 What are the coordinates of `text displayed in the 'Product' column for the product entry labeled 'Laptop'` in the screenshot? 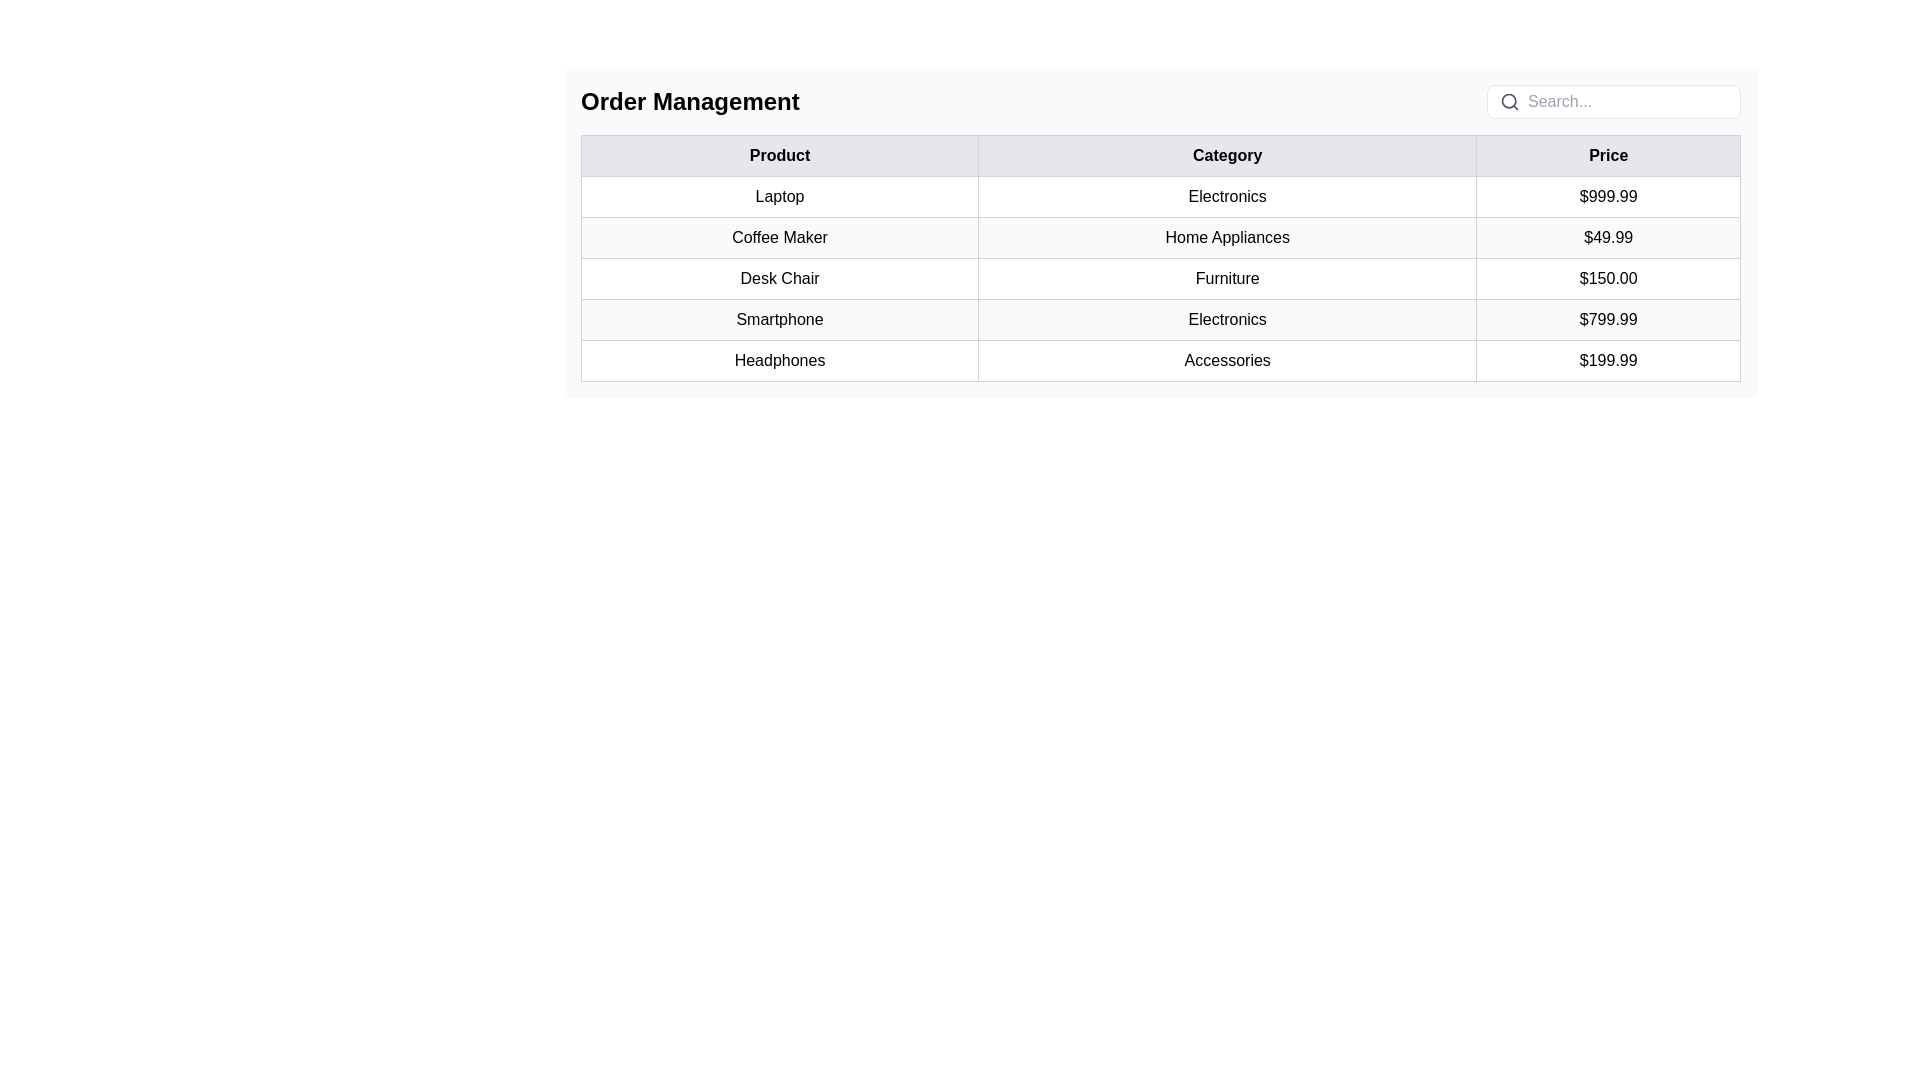 It's located at (779, 196).